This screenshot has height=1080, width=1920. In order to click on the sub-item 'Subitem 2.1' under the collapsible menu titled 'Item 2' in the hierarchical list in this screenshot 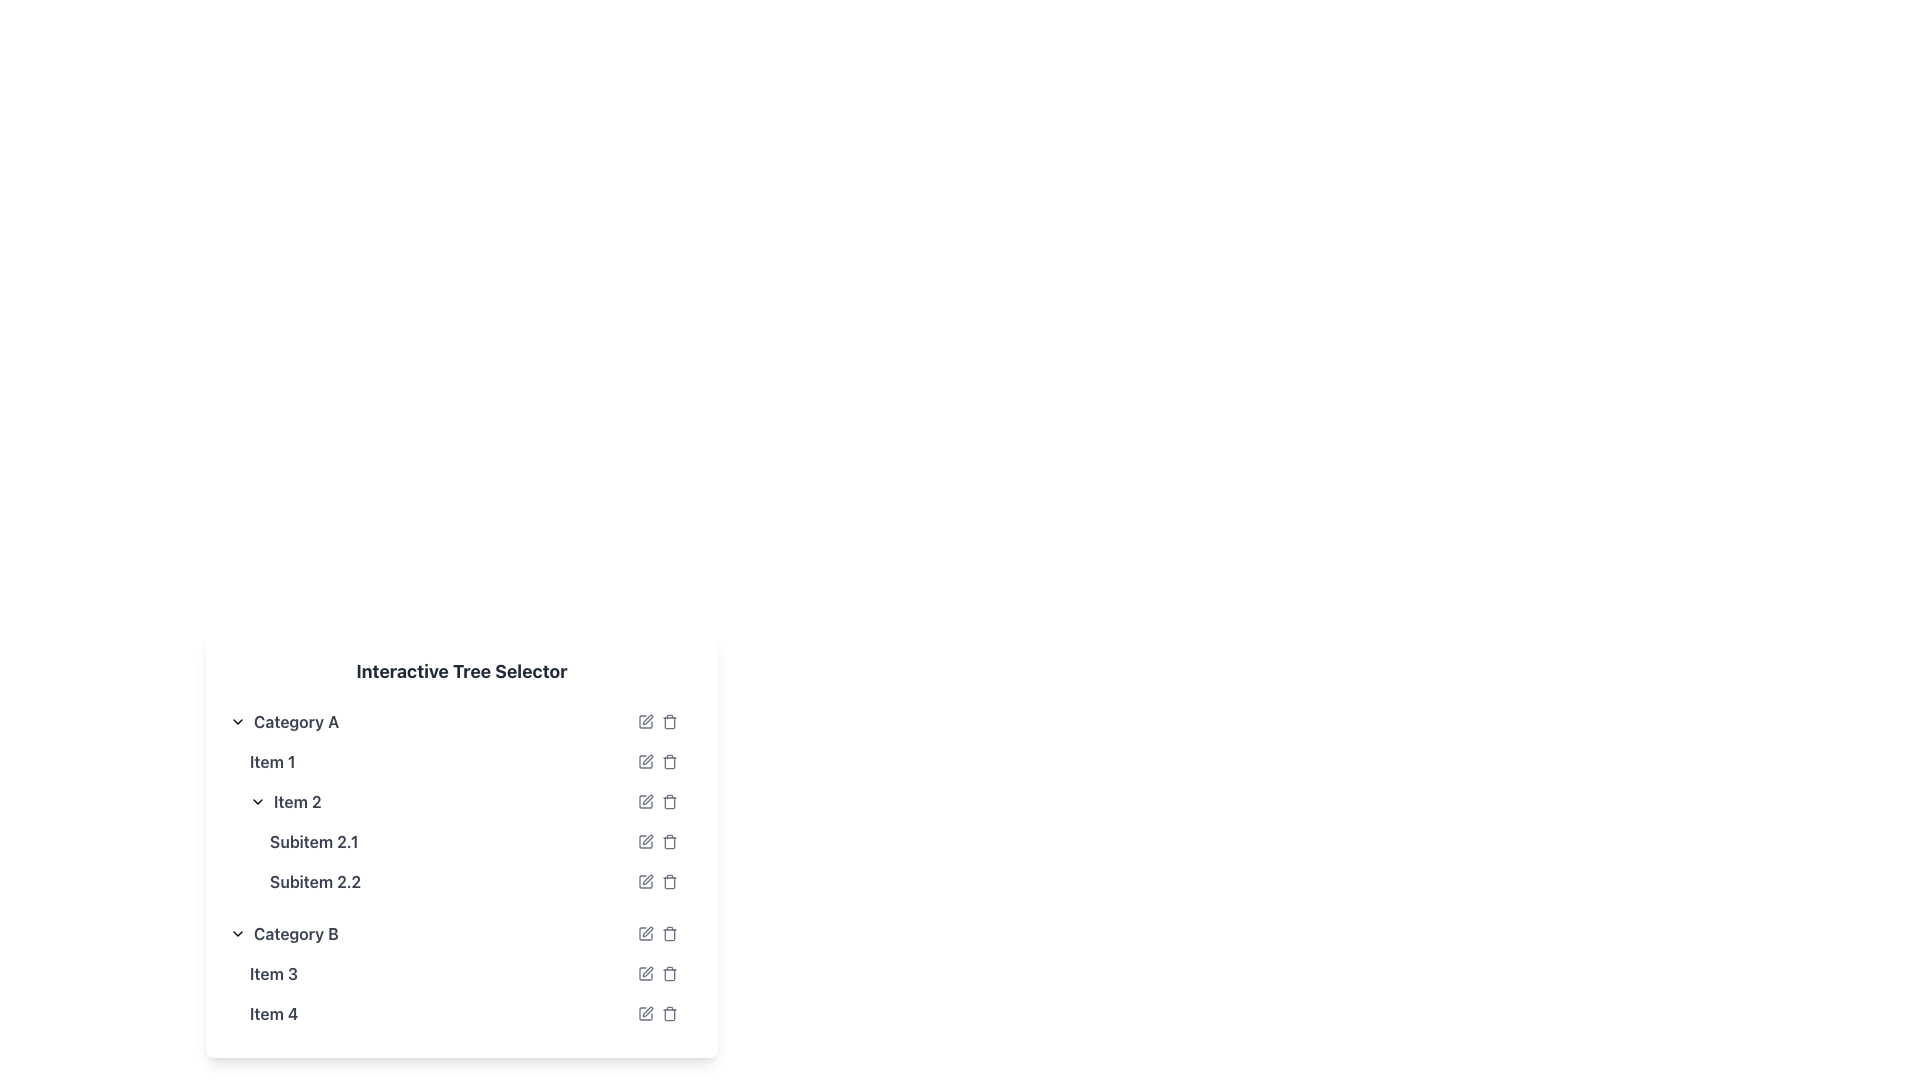, I will do `click(460, 841)`.